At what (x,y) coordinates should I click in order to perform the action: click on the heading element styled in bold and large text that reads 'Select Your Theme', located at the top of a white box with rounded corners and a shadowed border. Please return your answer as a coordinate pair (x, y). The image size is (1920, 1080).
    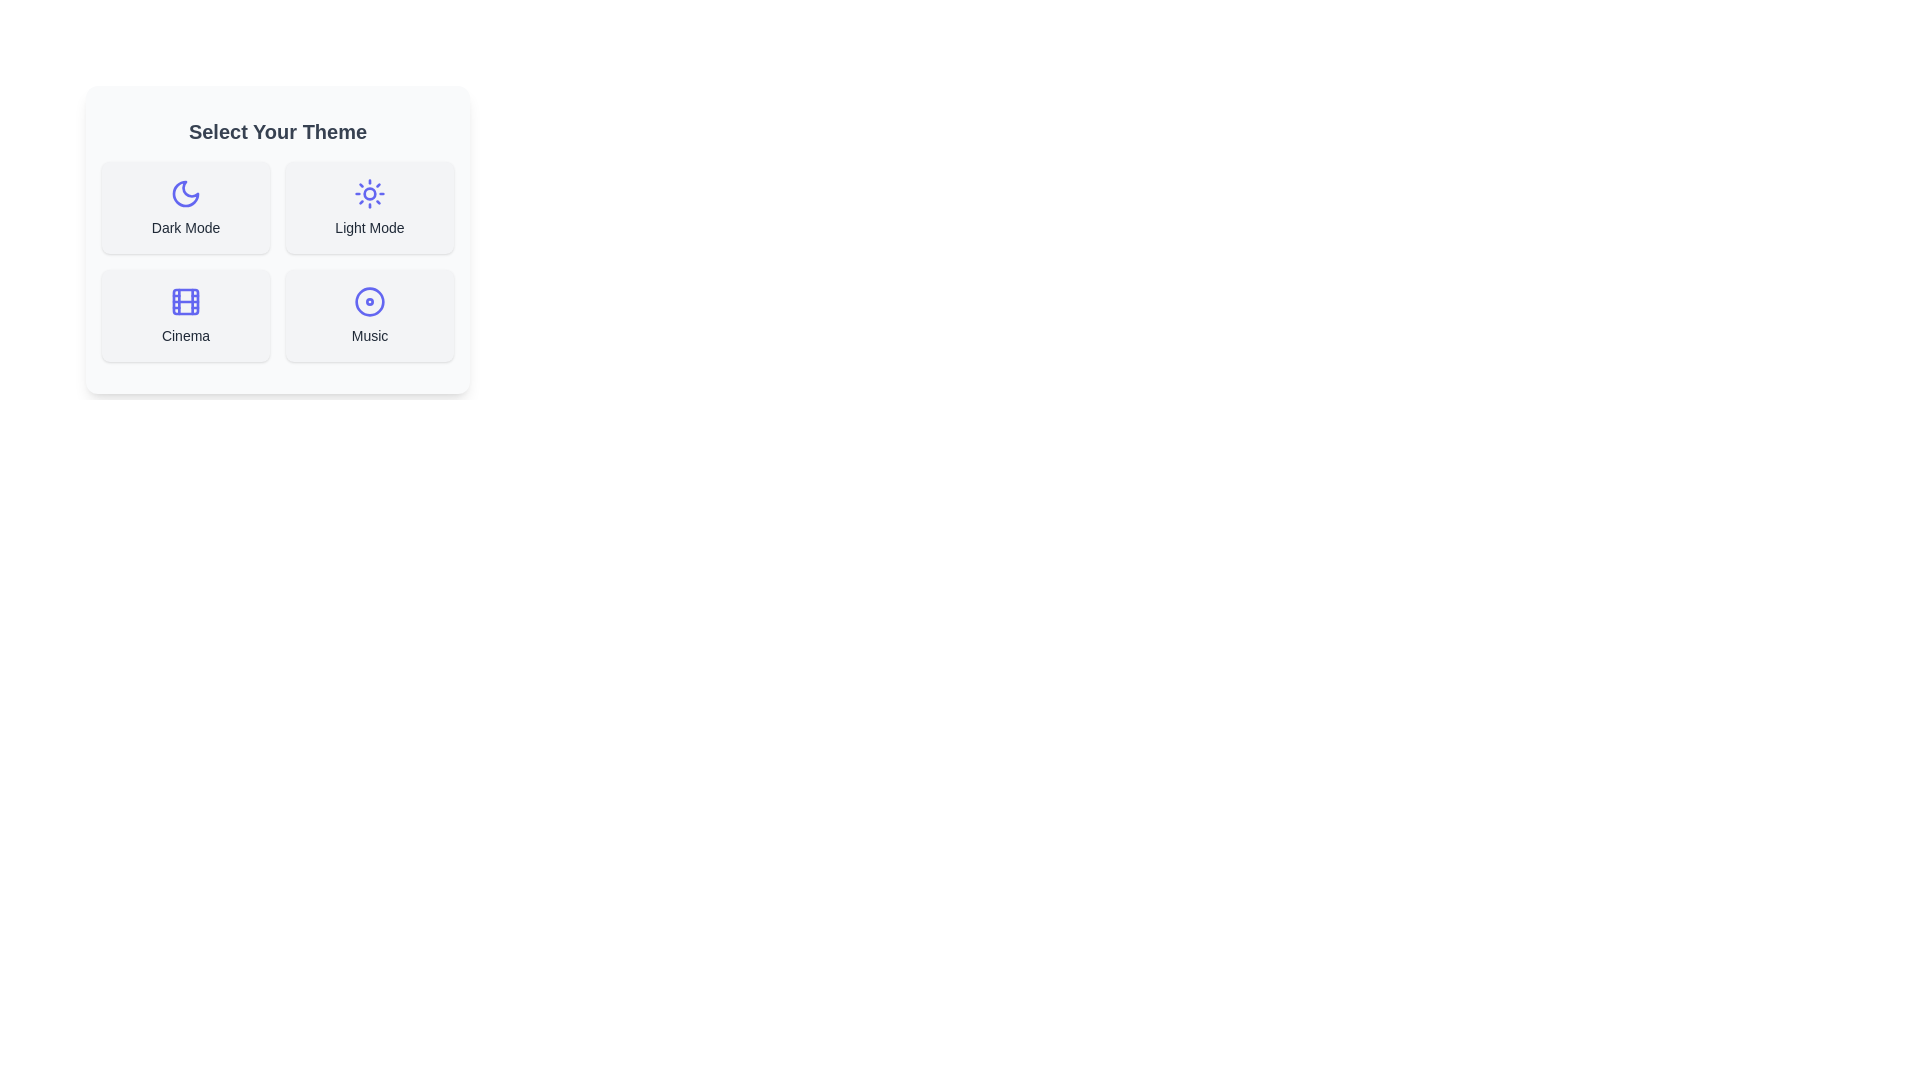
    Looking at the image, I should click on (277, 131).